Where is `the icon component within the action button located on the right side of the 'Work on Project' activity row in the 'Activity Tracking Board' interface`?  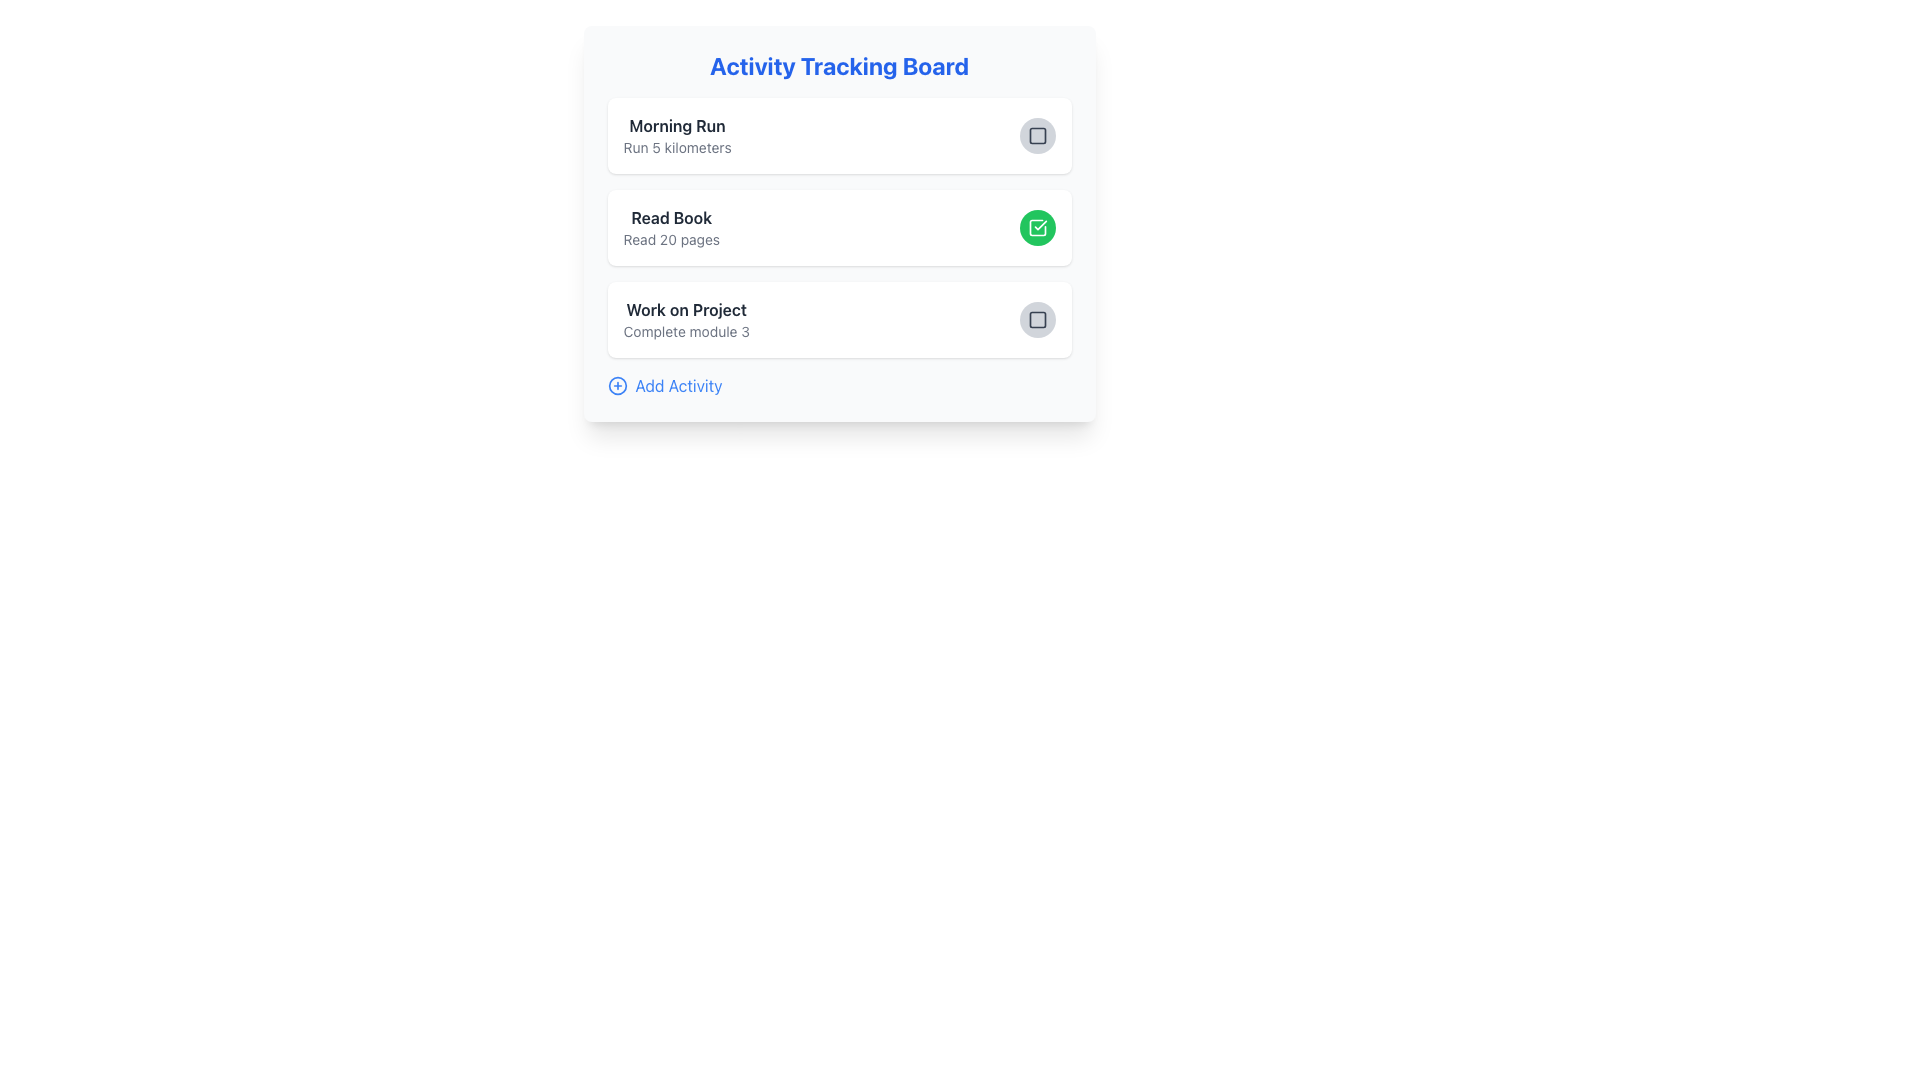
the icon component within the action button located on the right side of the 'Work on Project' activity row in the 'Activity Tracking Board' interface is located at coordinates (1037, 319).